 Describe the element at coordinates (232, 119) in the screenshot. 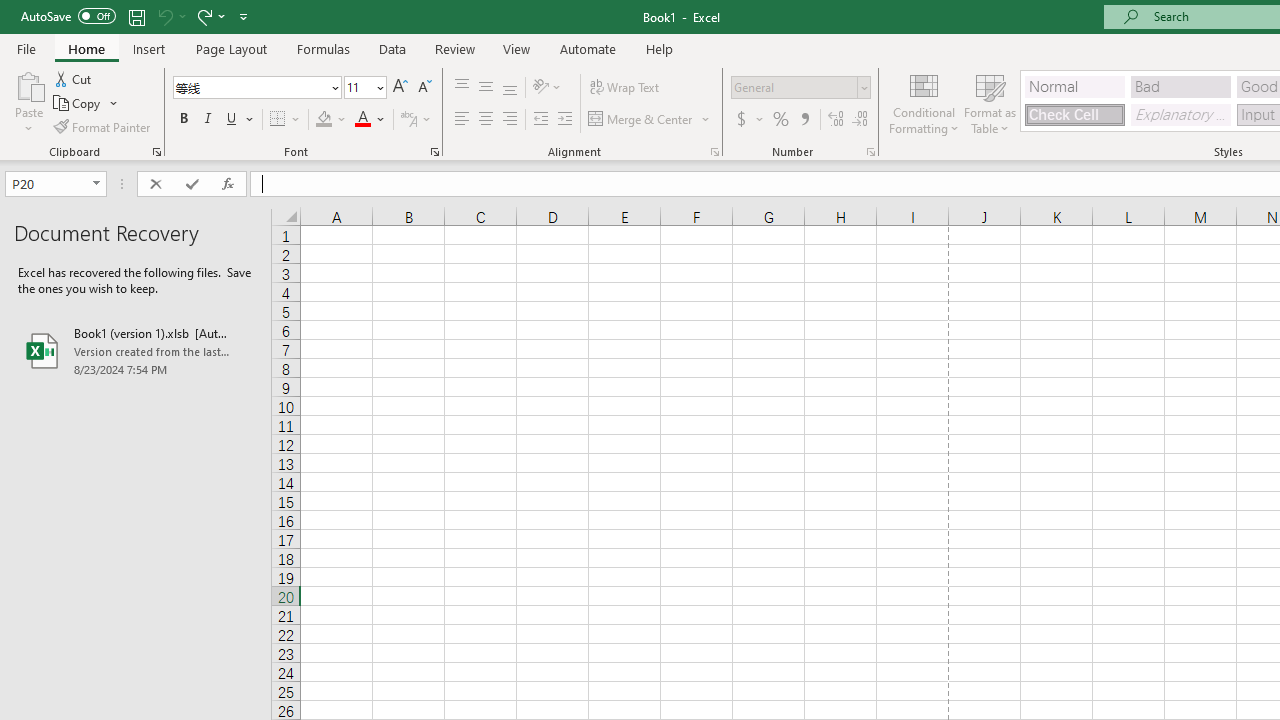

I see `'Underline'` at that location.